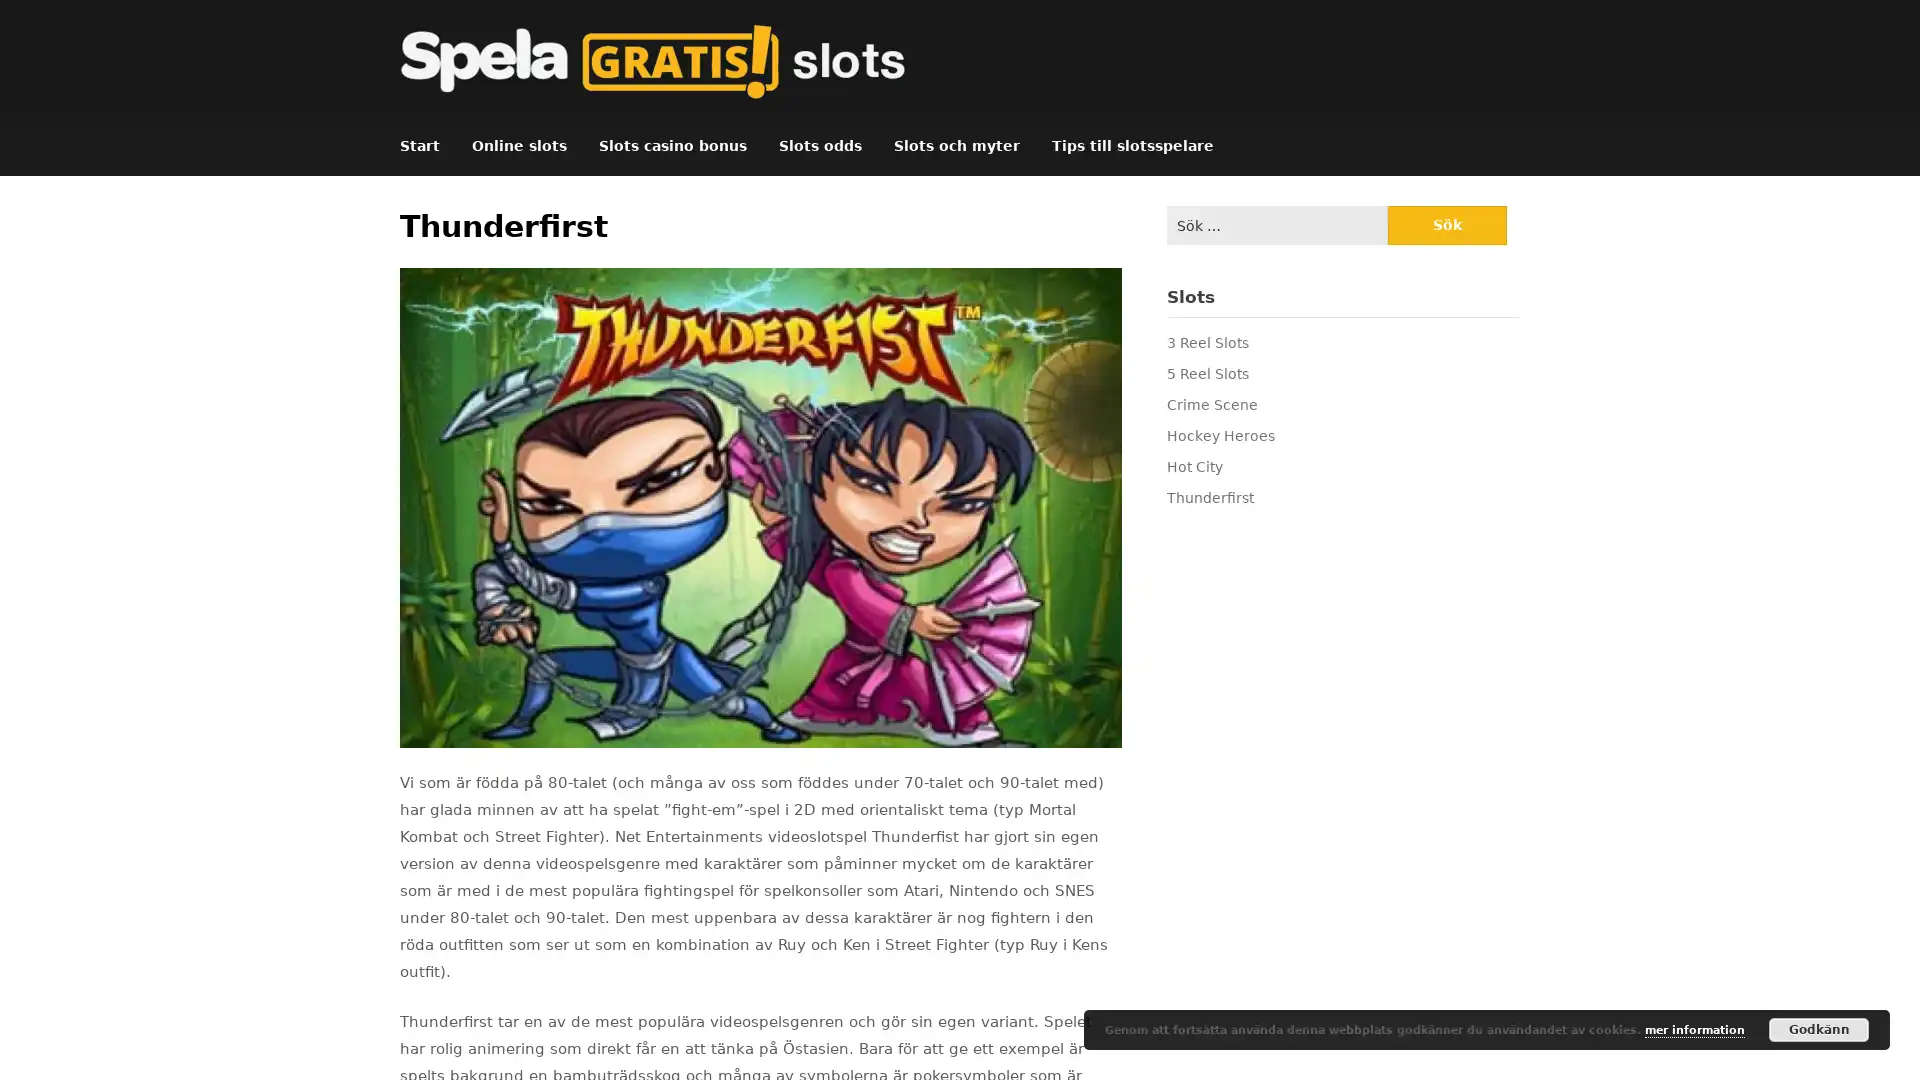 The height and width of the screenshot is (1080, 1920). I want to click on Sok, so click(1446, 225).